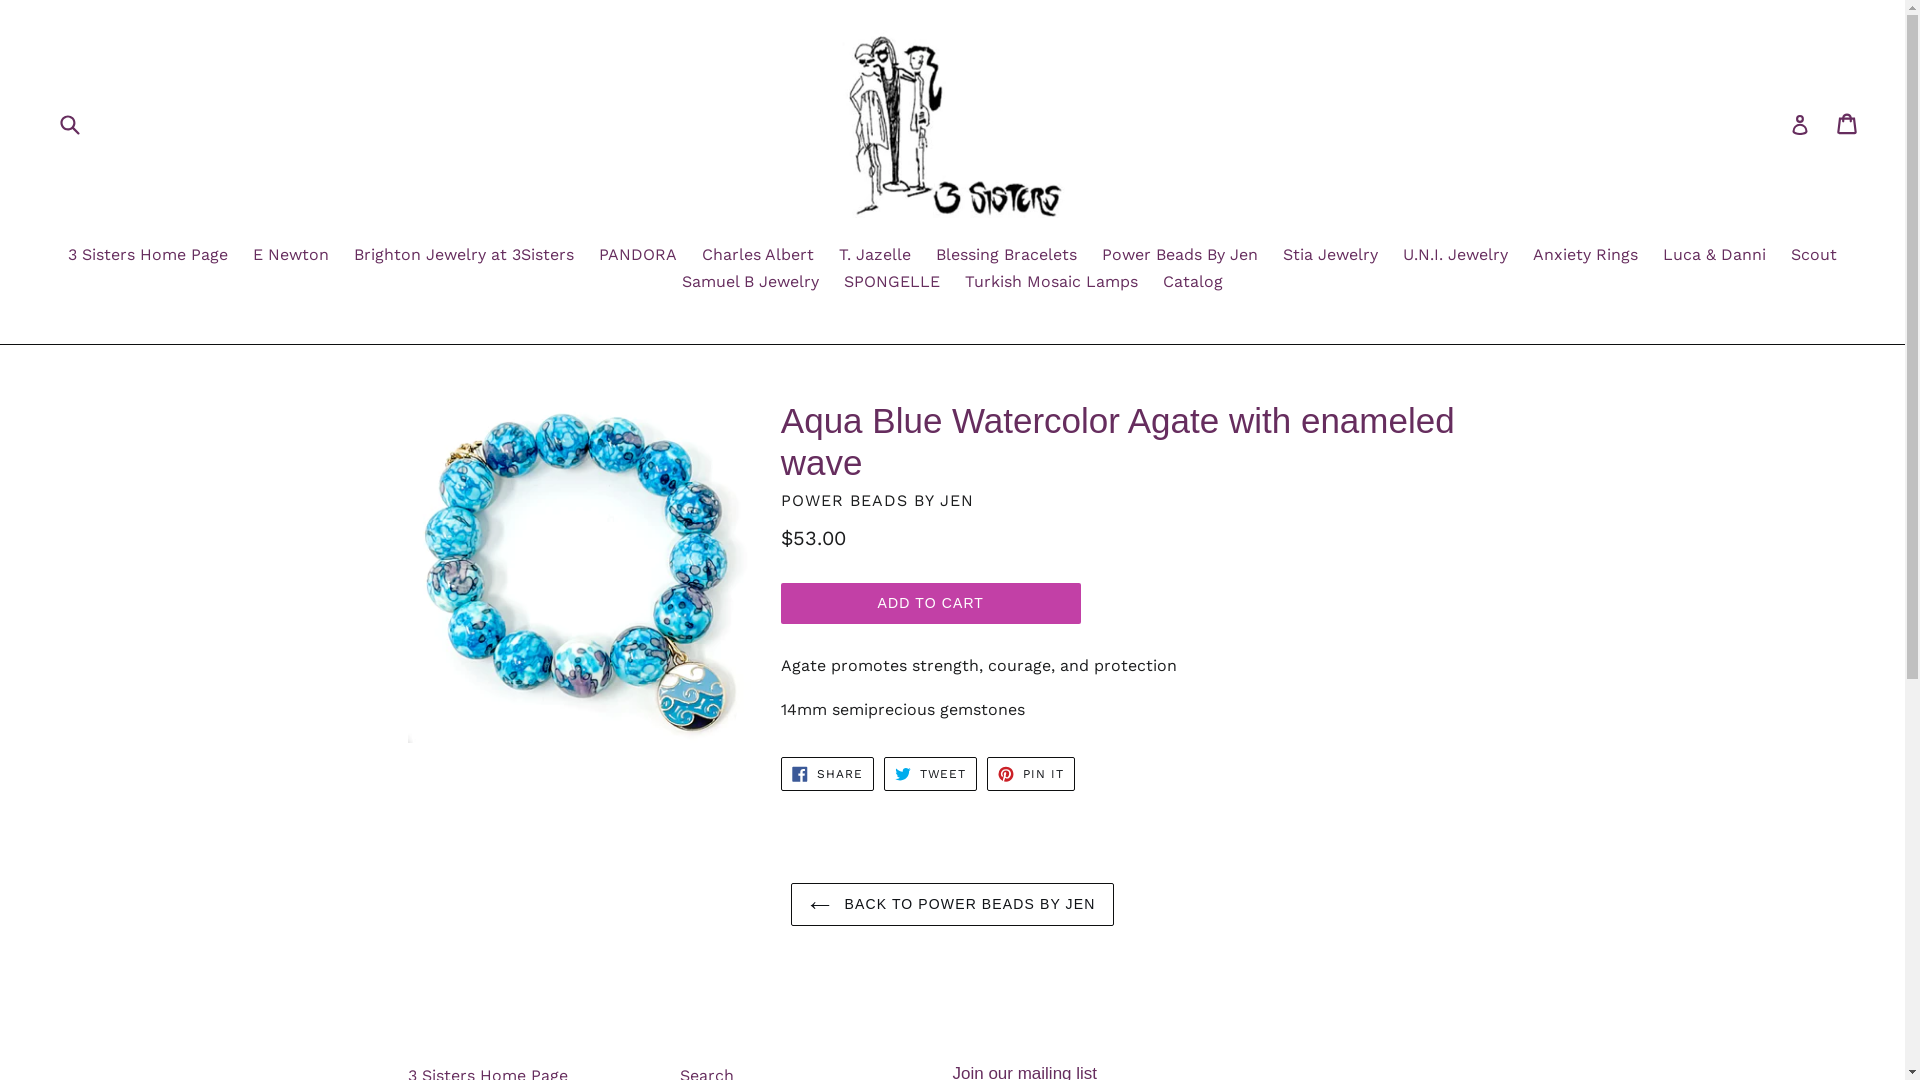 This screenshot has height=1080, width=1920. What do you see at coordinates (147, 254) in the screenshot?
I see `'3 Sisters Home Page'` at bounding box center [147, 254].